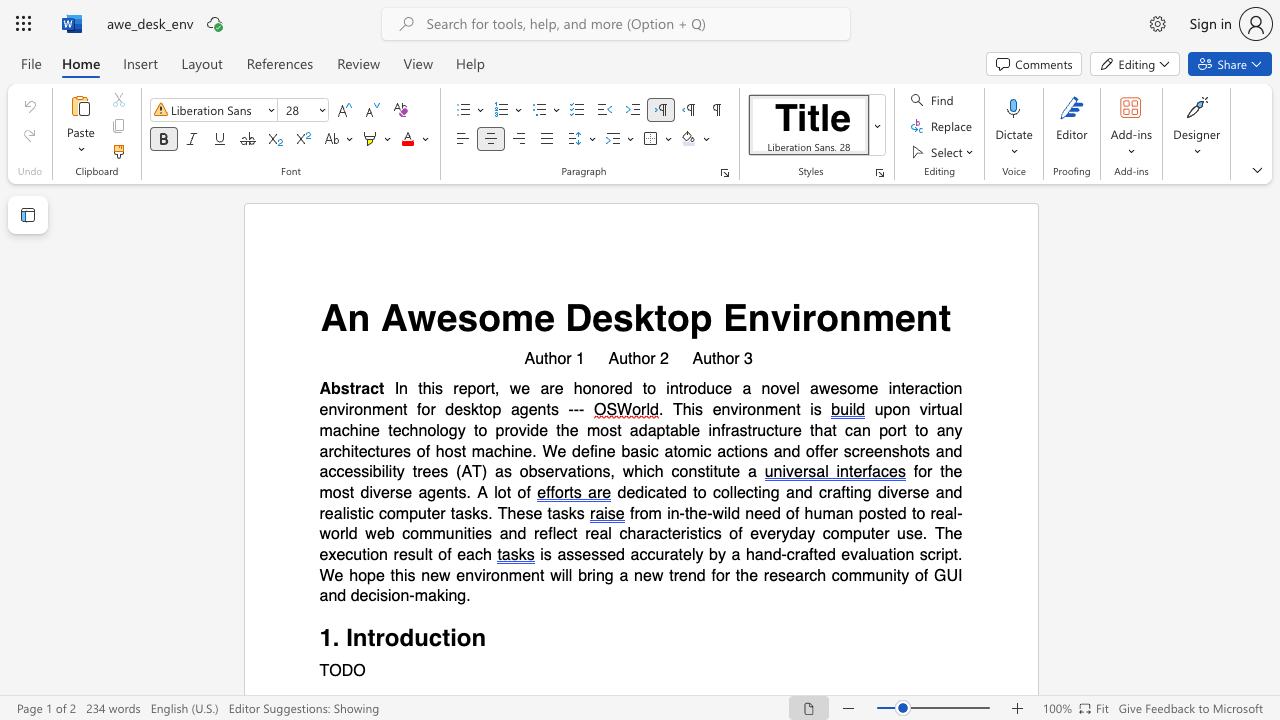 The image size is (1280, 720). I want to click on the subset text "ies an" within the text "from in-the-wild need of human posted to real-world web communities and reflect real characteristics of everyday computer use. The execution result of each", so click(470, 533).